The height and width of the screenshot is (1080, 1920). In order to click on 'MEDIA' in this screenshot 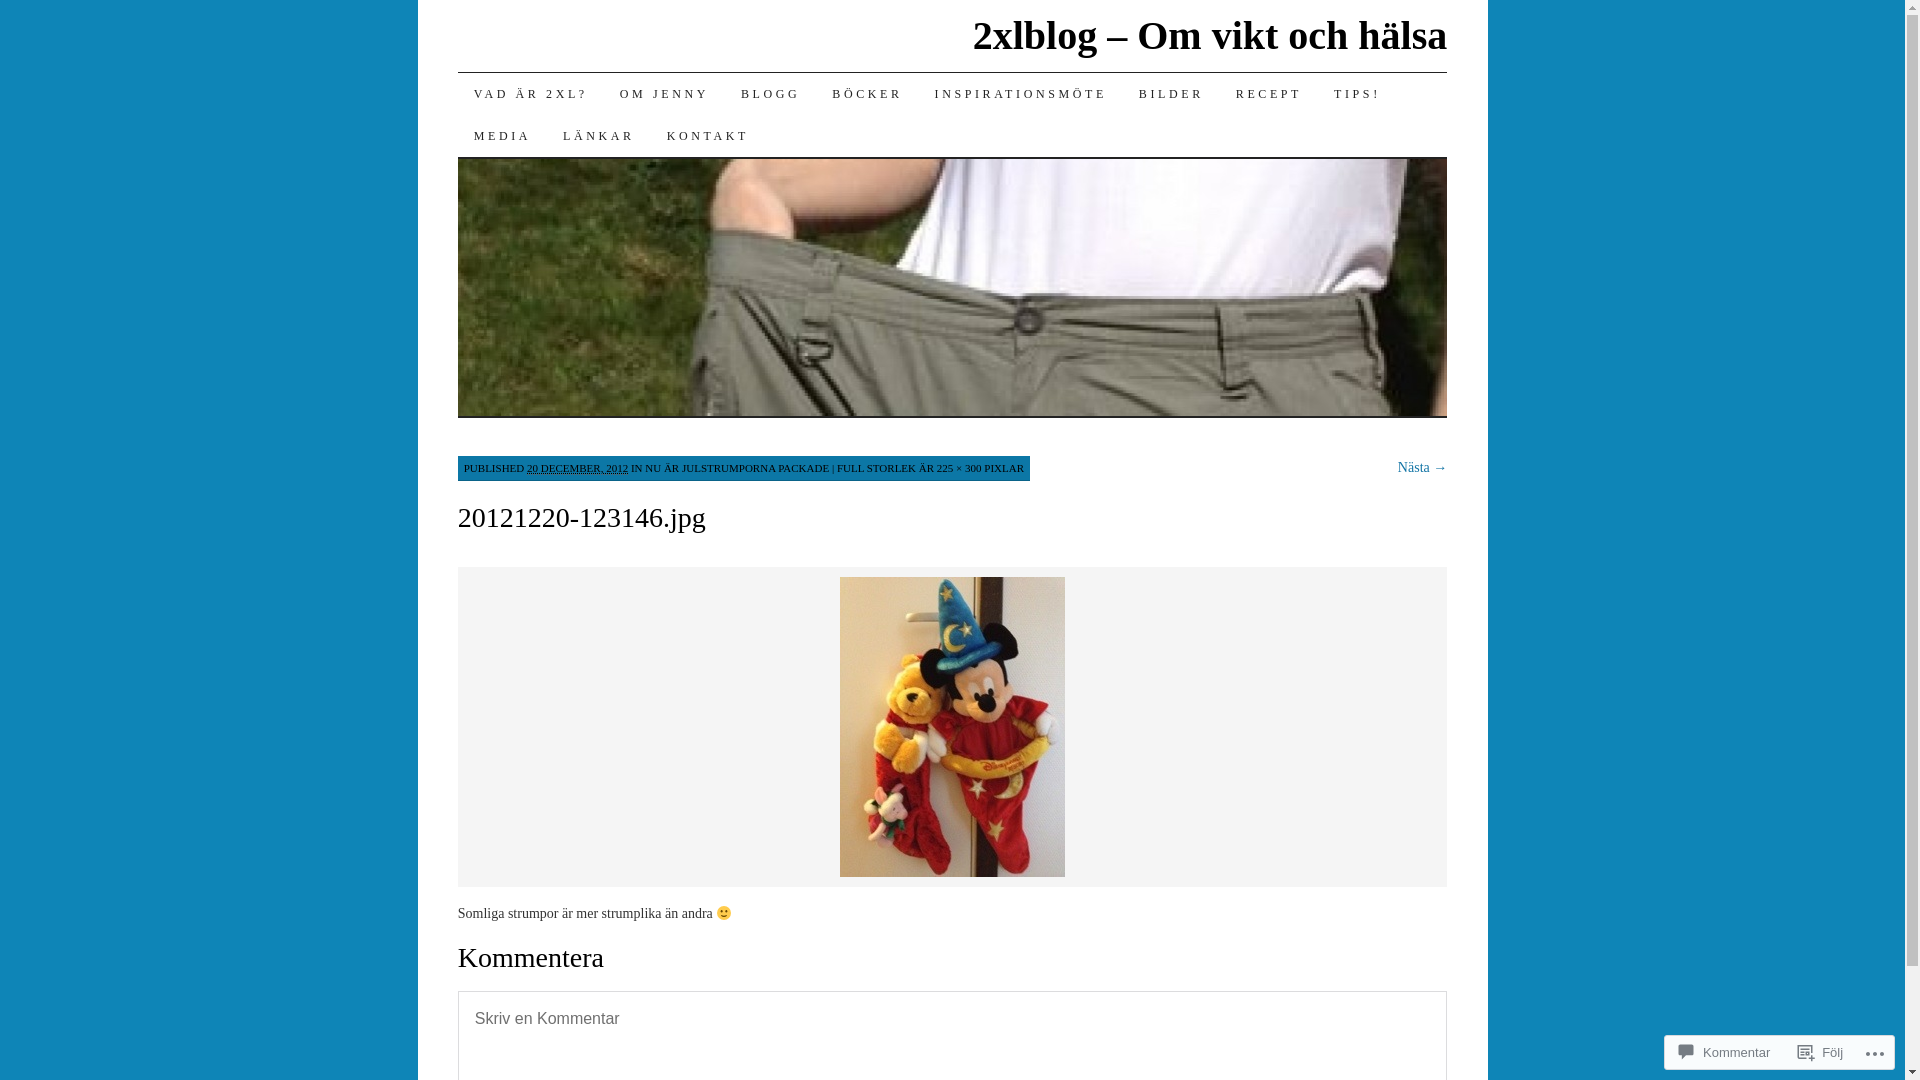, I will do `click(502, 135)`.